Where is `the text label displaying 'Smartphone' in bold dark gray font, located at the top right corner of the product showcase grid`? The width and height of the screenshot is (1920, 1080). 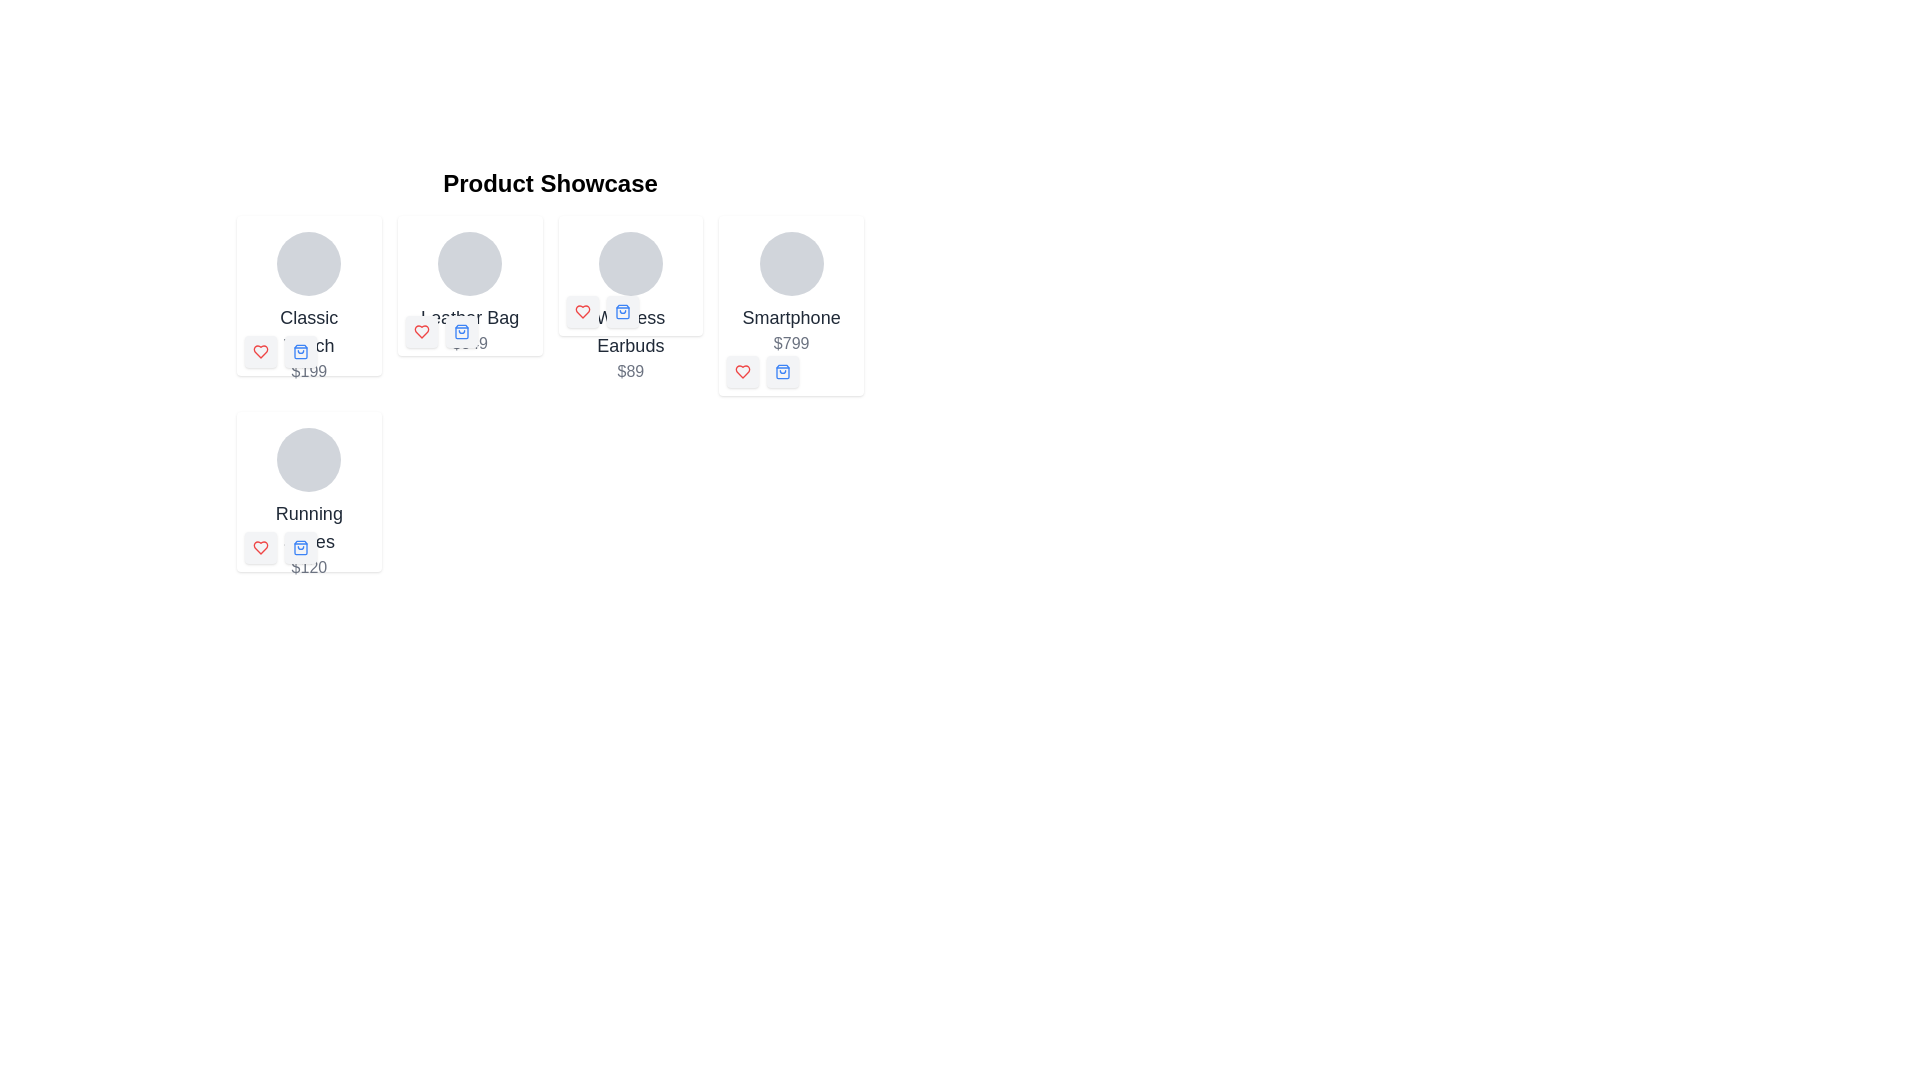 the text label displaying 'Smartphone' in bold dark gray font, located at the top right corner of the product showcase grid is located at coordinates (790, 316).